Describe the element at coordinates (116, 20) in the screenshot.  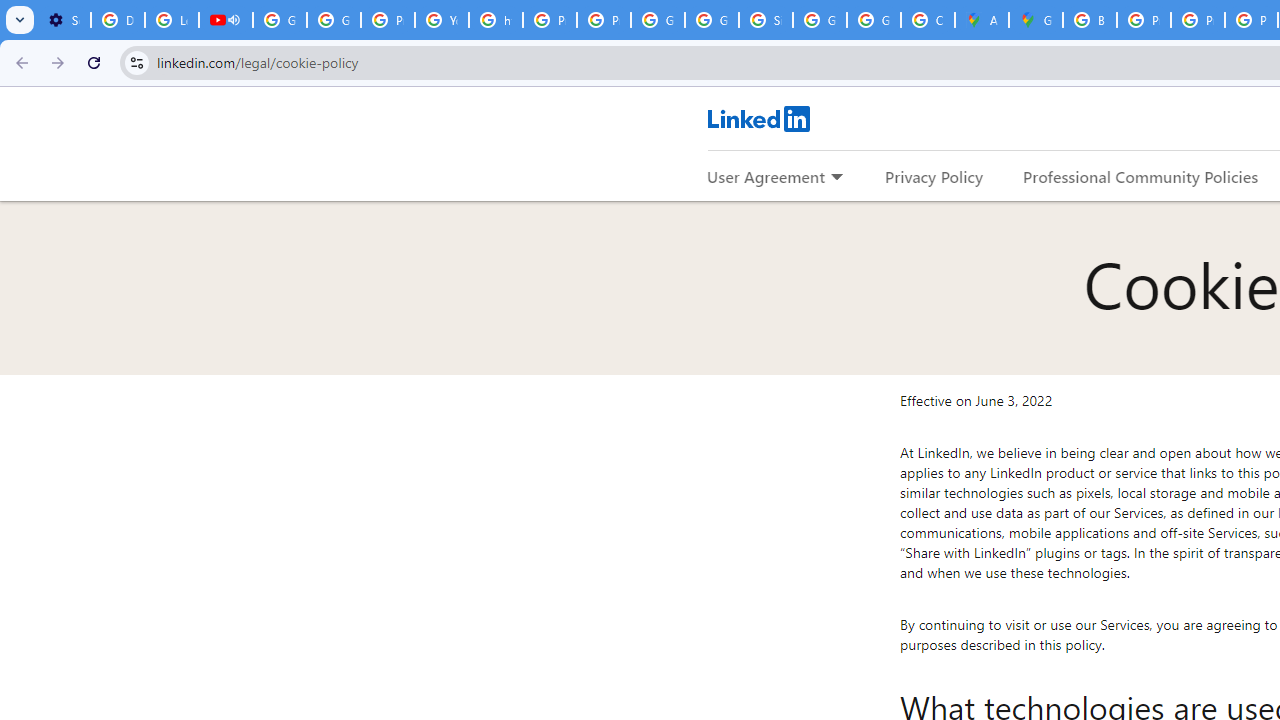
I see `'Delete photos & videos - Computer - Google Photos Help'` at that location.